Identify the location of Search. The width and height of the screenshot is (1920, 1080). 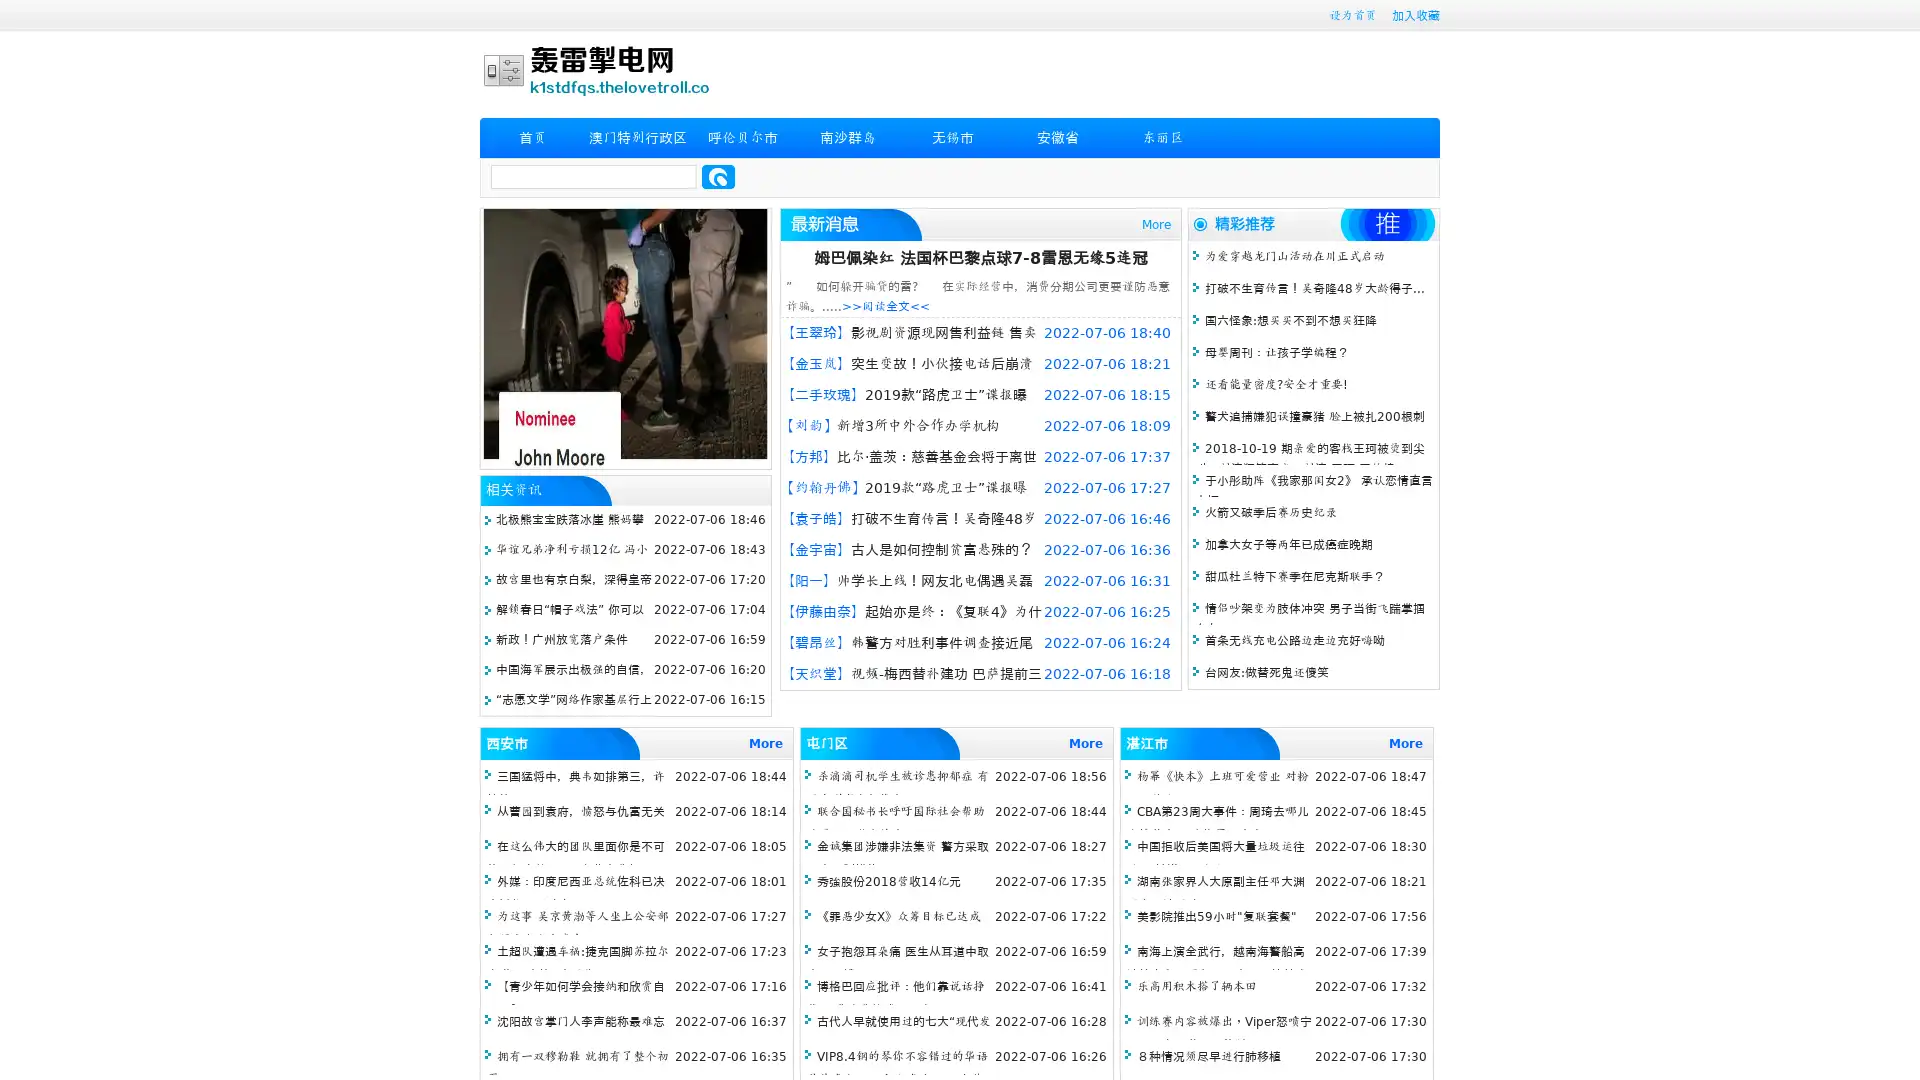
(718, 176).